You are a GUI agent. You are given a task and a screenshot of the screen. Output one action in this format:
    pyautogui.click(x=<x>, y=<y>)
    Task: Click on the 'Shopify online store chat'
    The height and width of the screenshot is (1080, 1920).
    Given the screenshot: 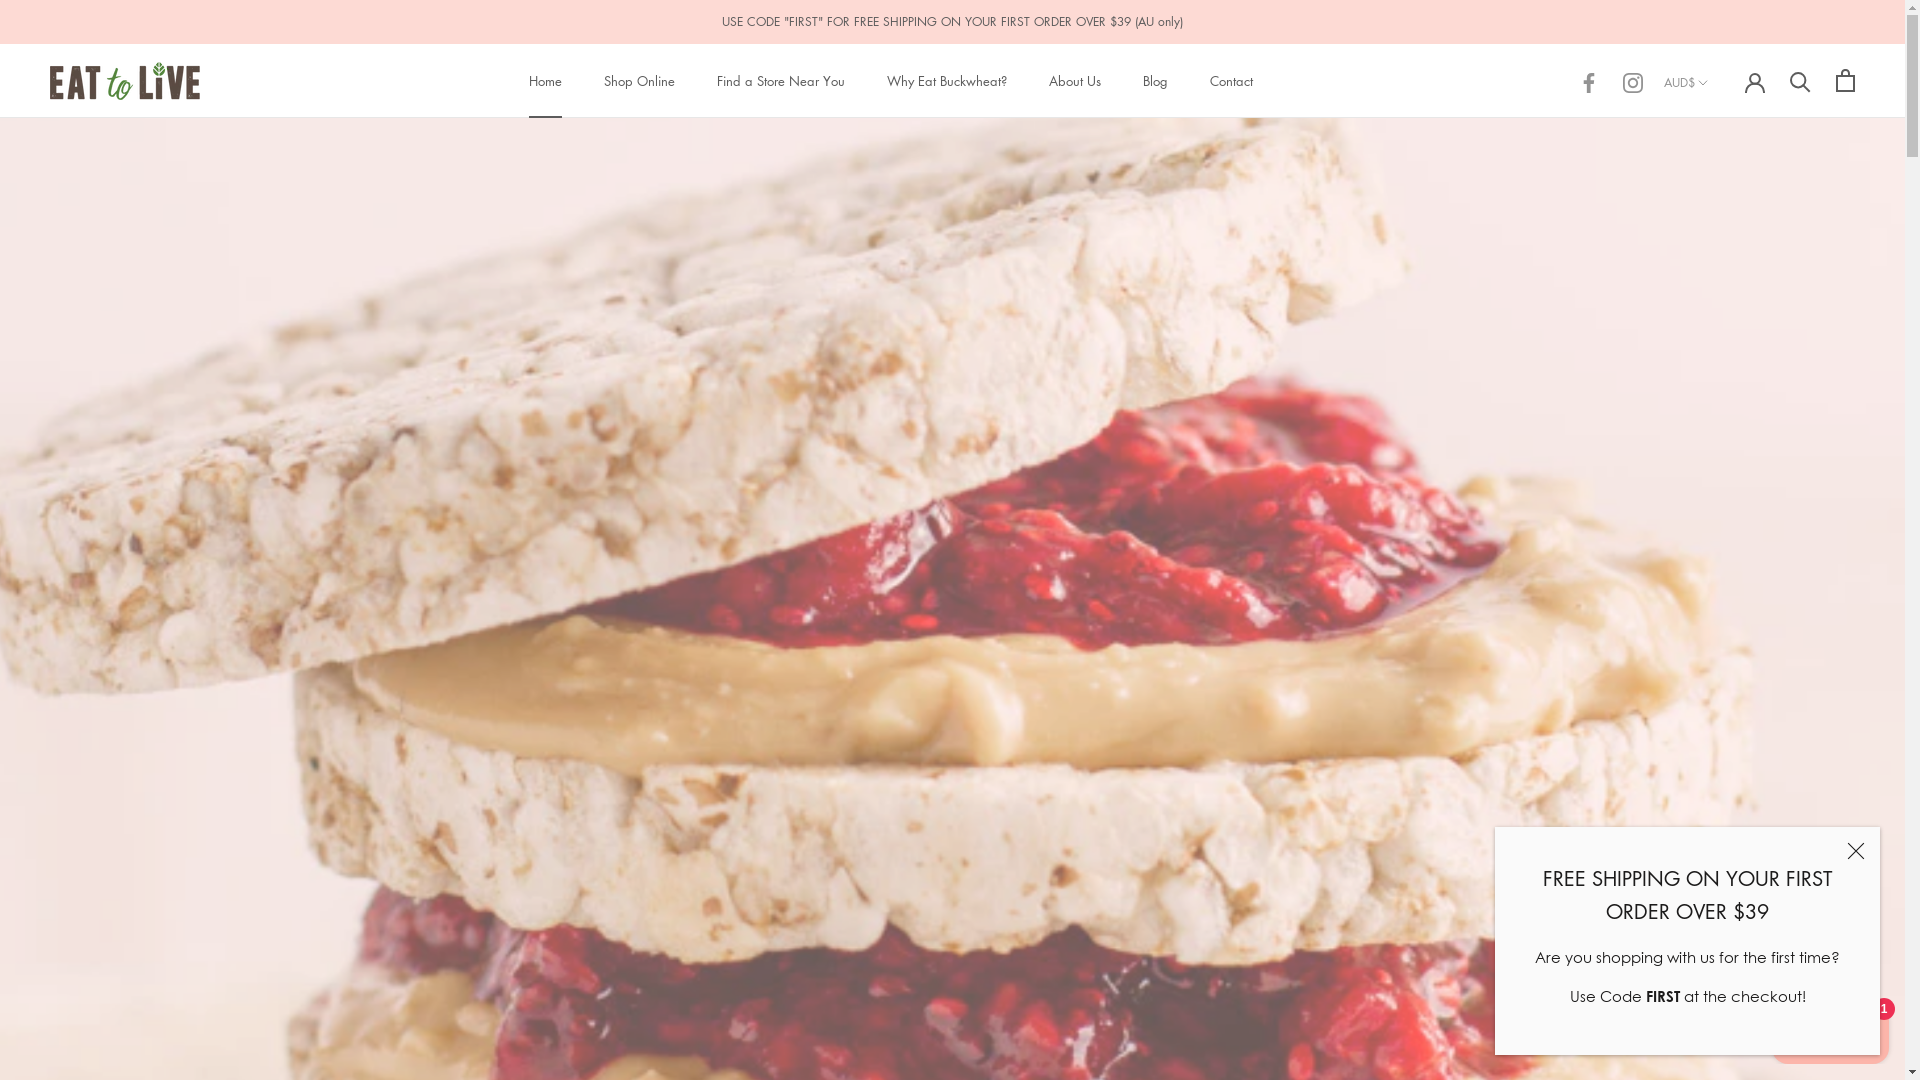 What is the action you would take?
    pyautogui.click(x=1830, y=1029)
    